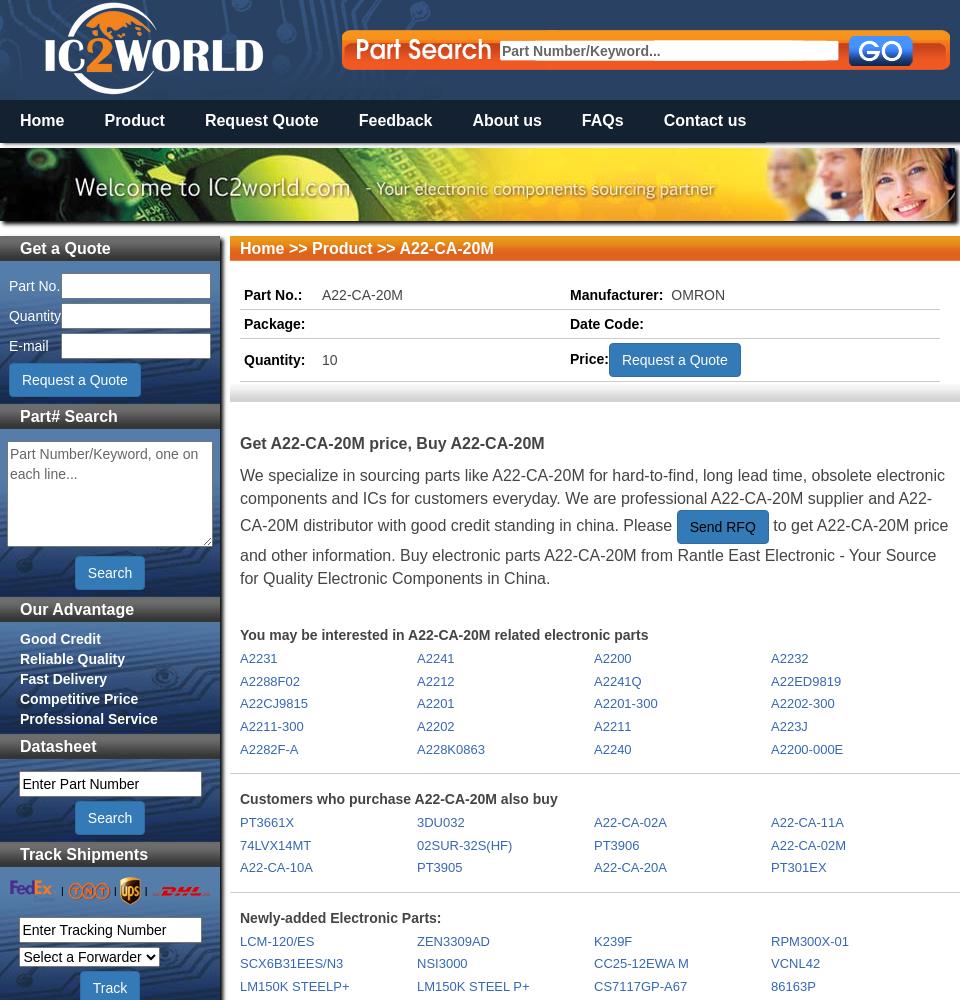 The height and width of the screenshot is (1000, 960). Describe the element at coordinates (79, 697) in the screenshot. I see `'Competitive Price'` at that location.